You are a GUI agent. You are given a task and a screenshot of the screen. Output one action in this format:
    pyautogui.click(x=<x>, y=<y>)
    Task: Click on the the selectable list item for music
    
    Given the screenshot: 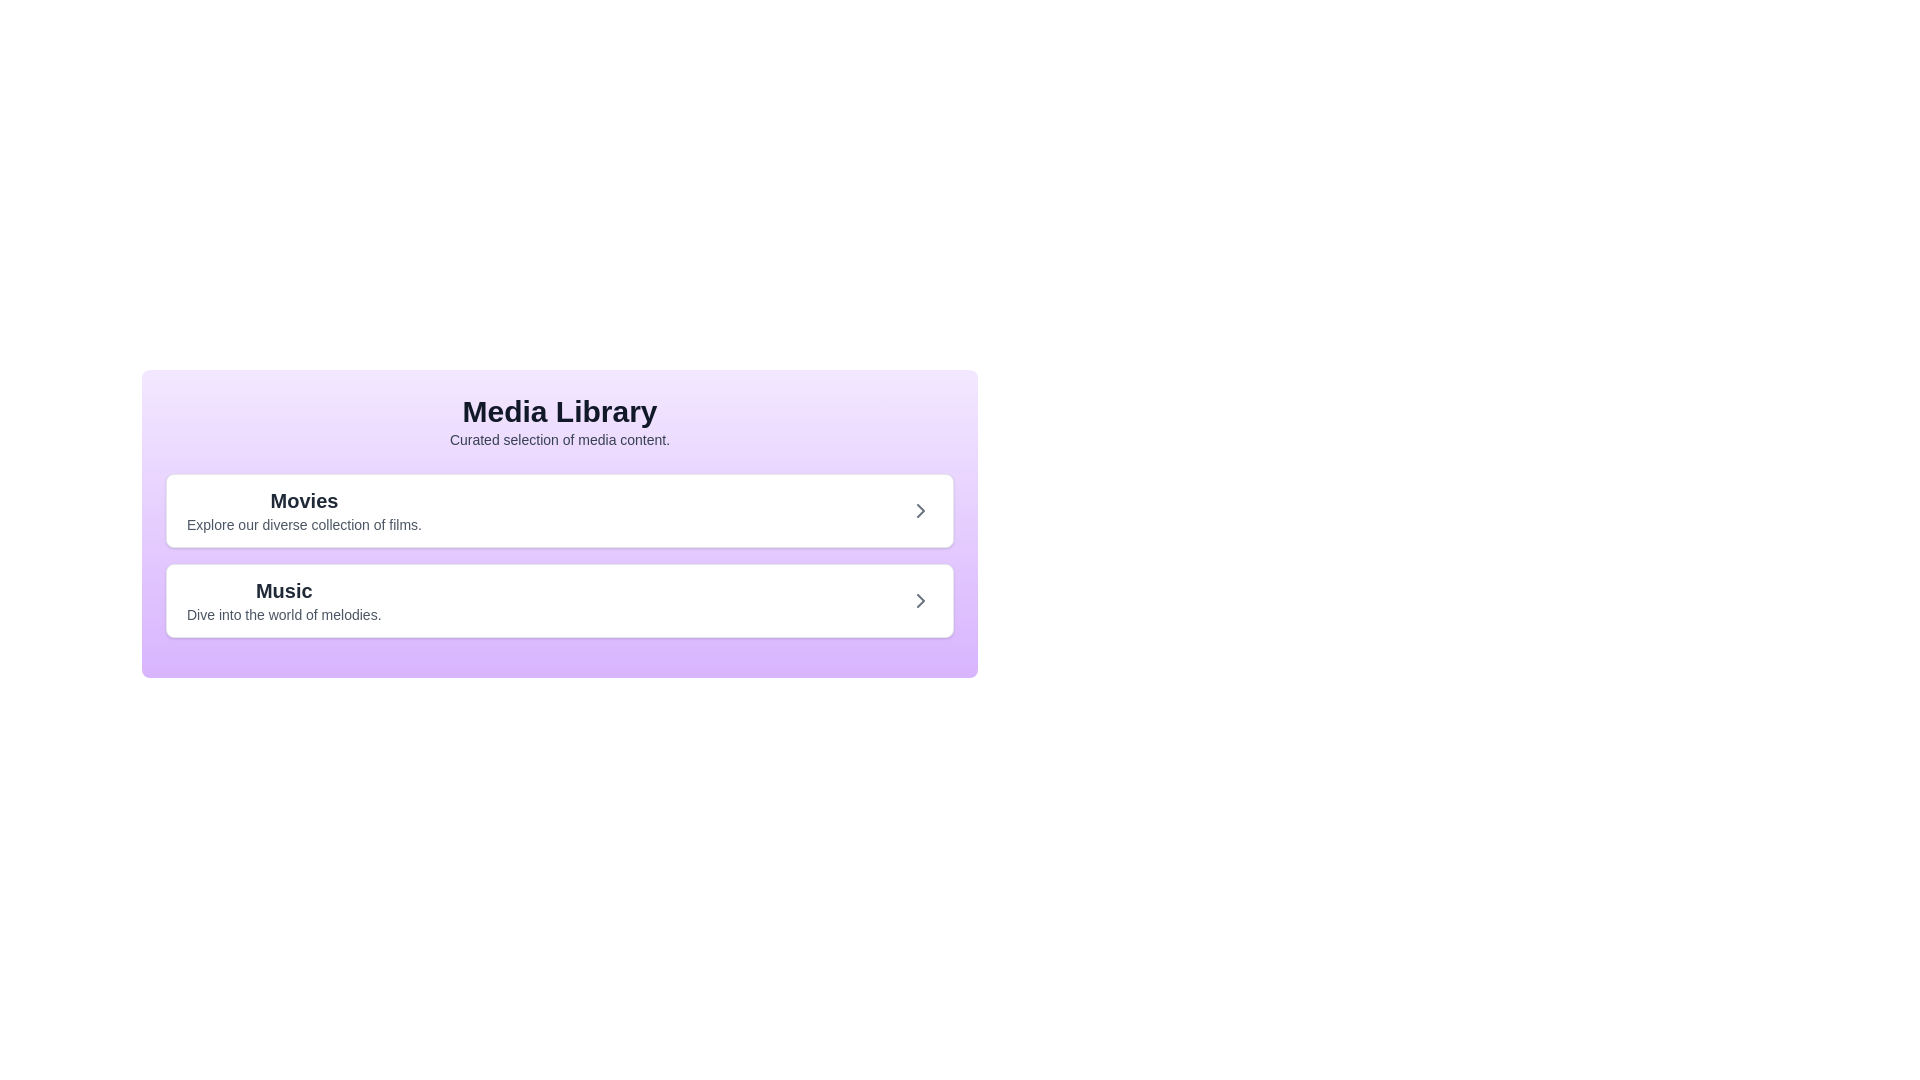 What is the action you would take?
    pyautogui.click(x=560, y=600)
    